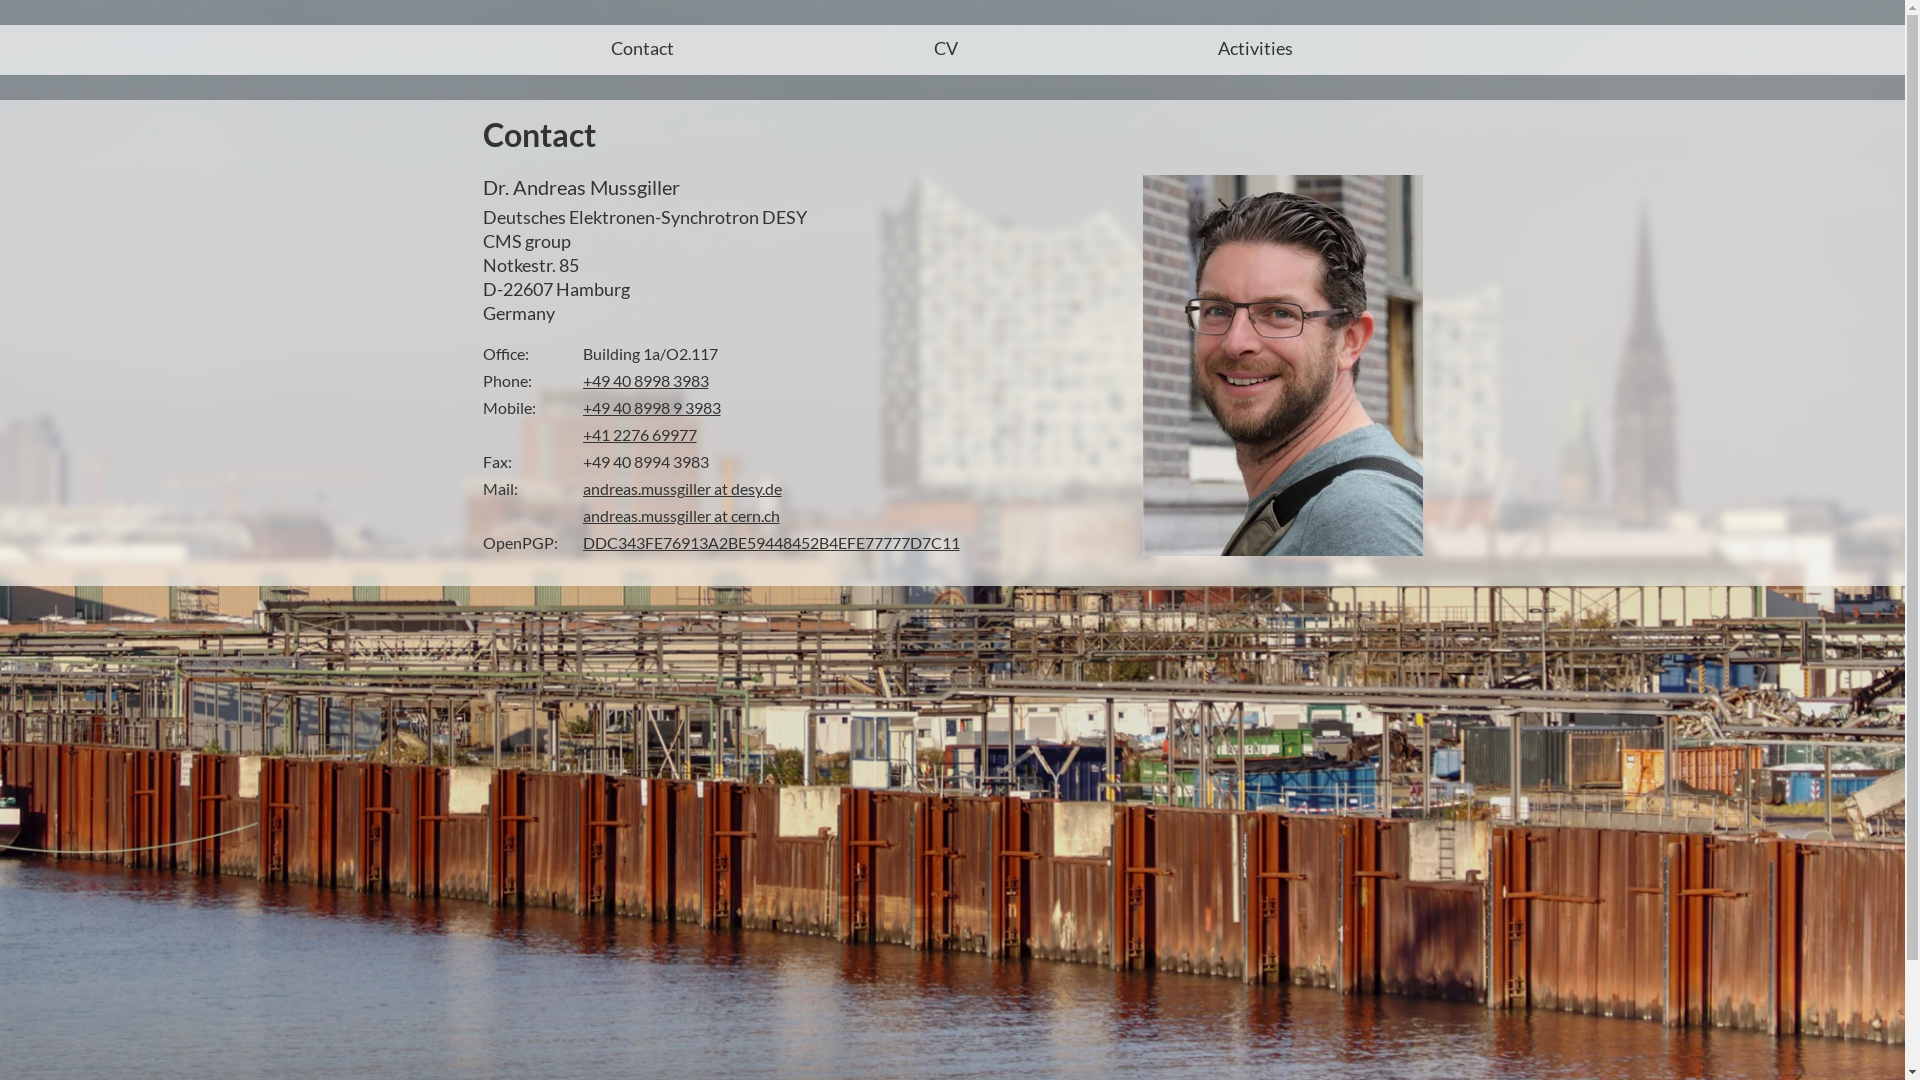 Image resolution: width=1920 pixels, height=1080 pixels. Describe the element at coordinates (769, 542) in the screenshot. I see `'DDC343FE76913A2BE59448452B4EFE77777D7C11'` at that location.